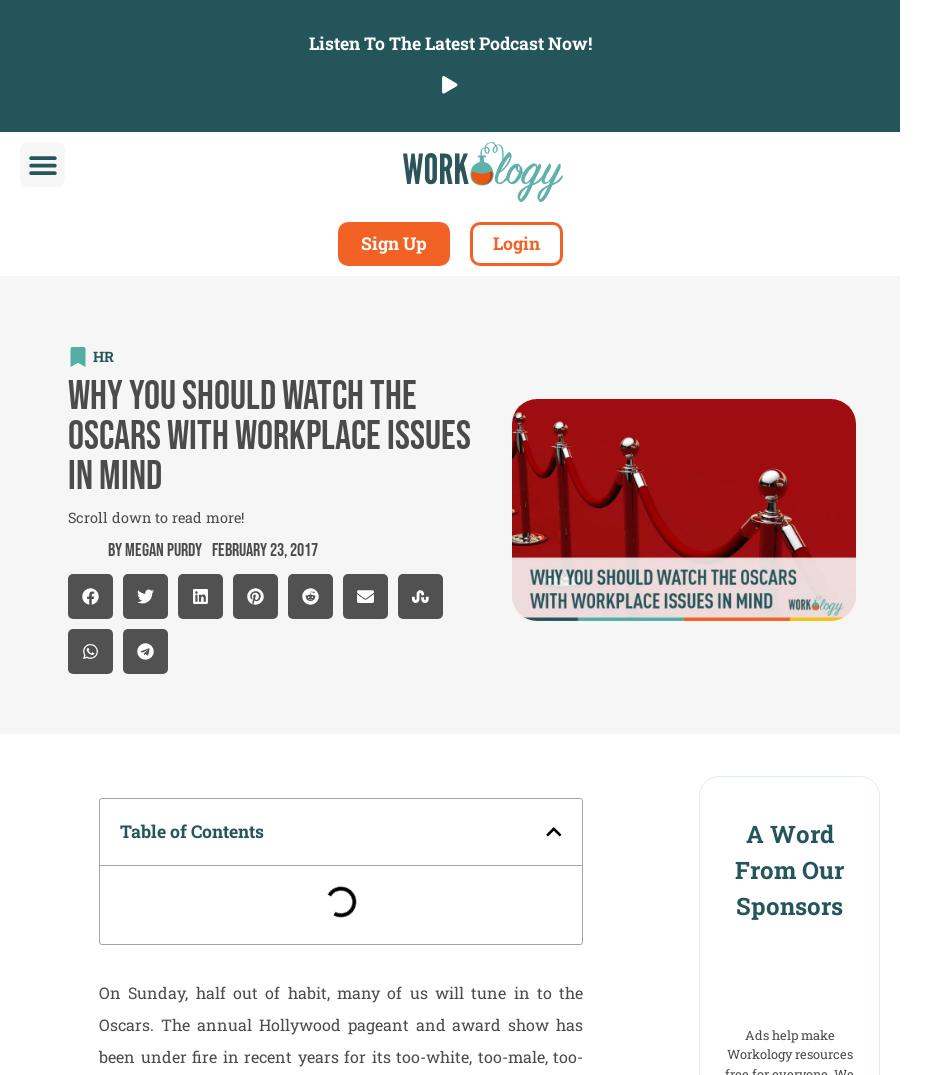 The height and width of the screenshot is (1075, 947). I want to click on 'A Word From Our Sponsors', so click(733, 869).